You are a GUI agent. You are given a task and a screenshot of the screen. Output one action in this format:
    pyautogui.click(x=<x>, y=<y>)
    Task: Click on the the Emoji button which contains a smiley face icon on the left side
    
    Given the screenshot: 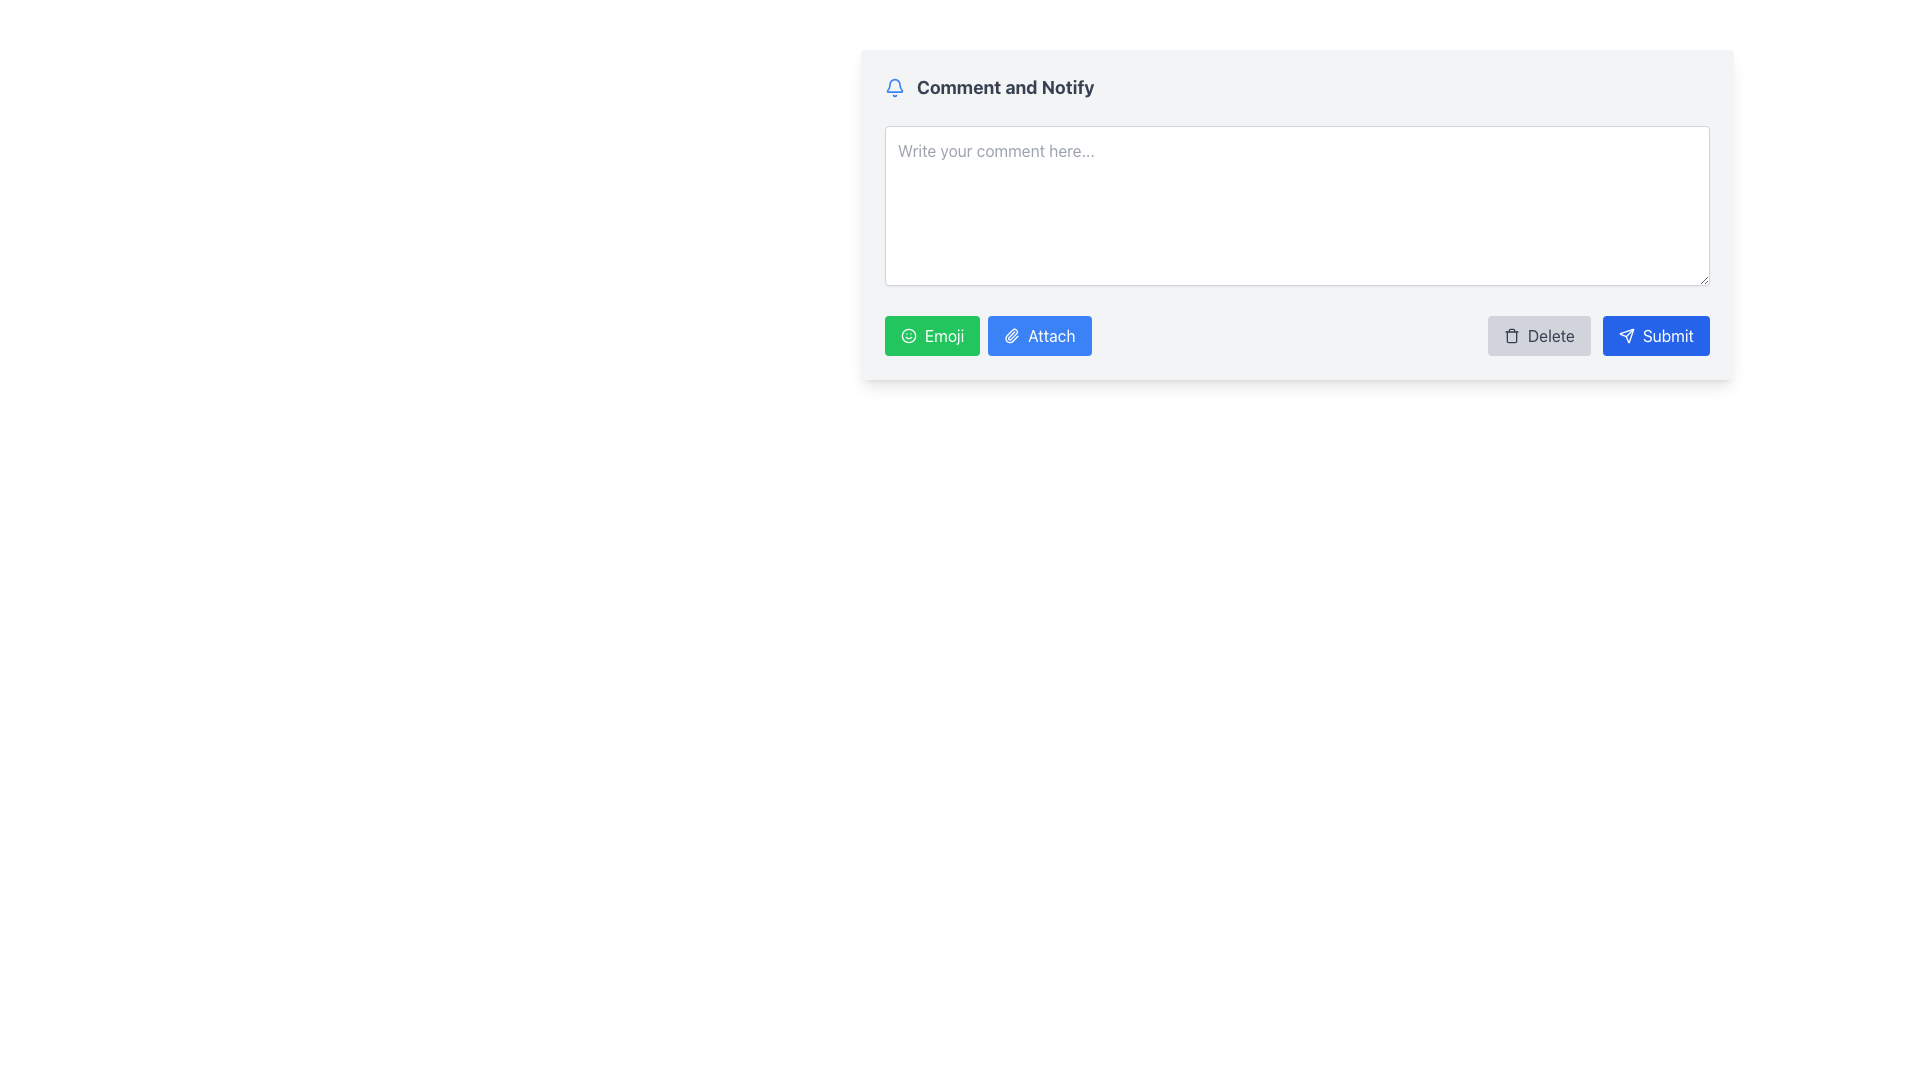 What is the action you would take?
    pyautogui.click(x=907, y=334)
    